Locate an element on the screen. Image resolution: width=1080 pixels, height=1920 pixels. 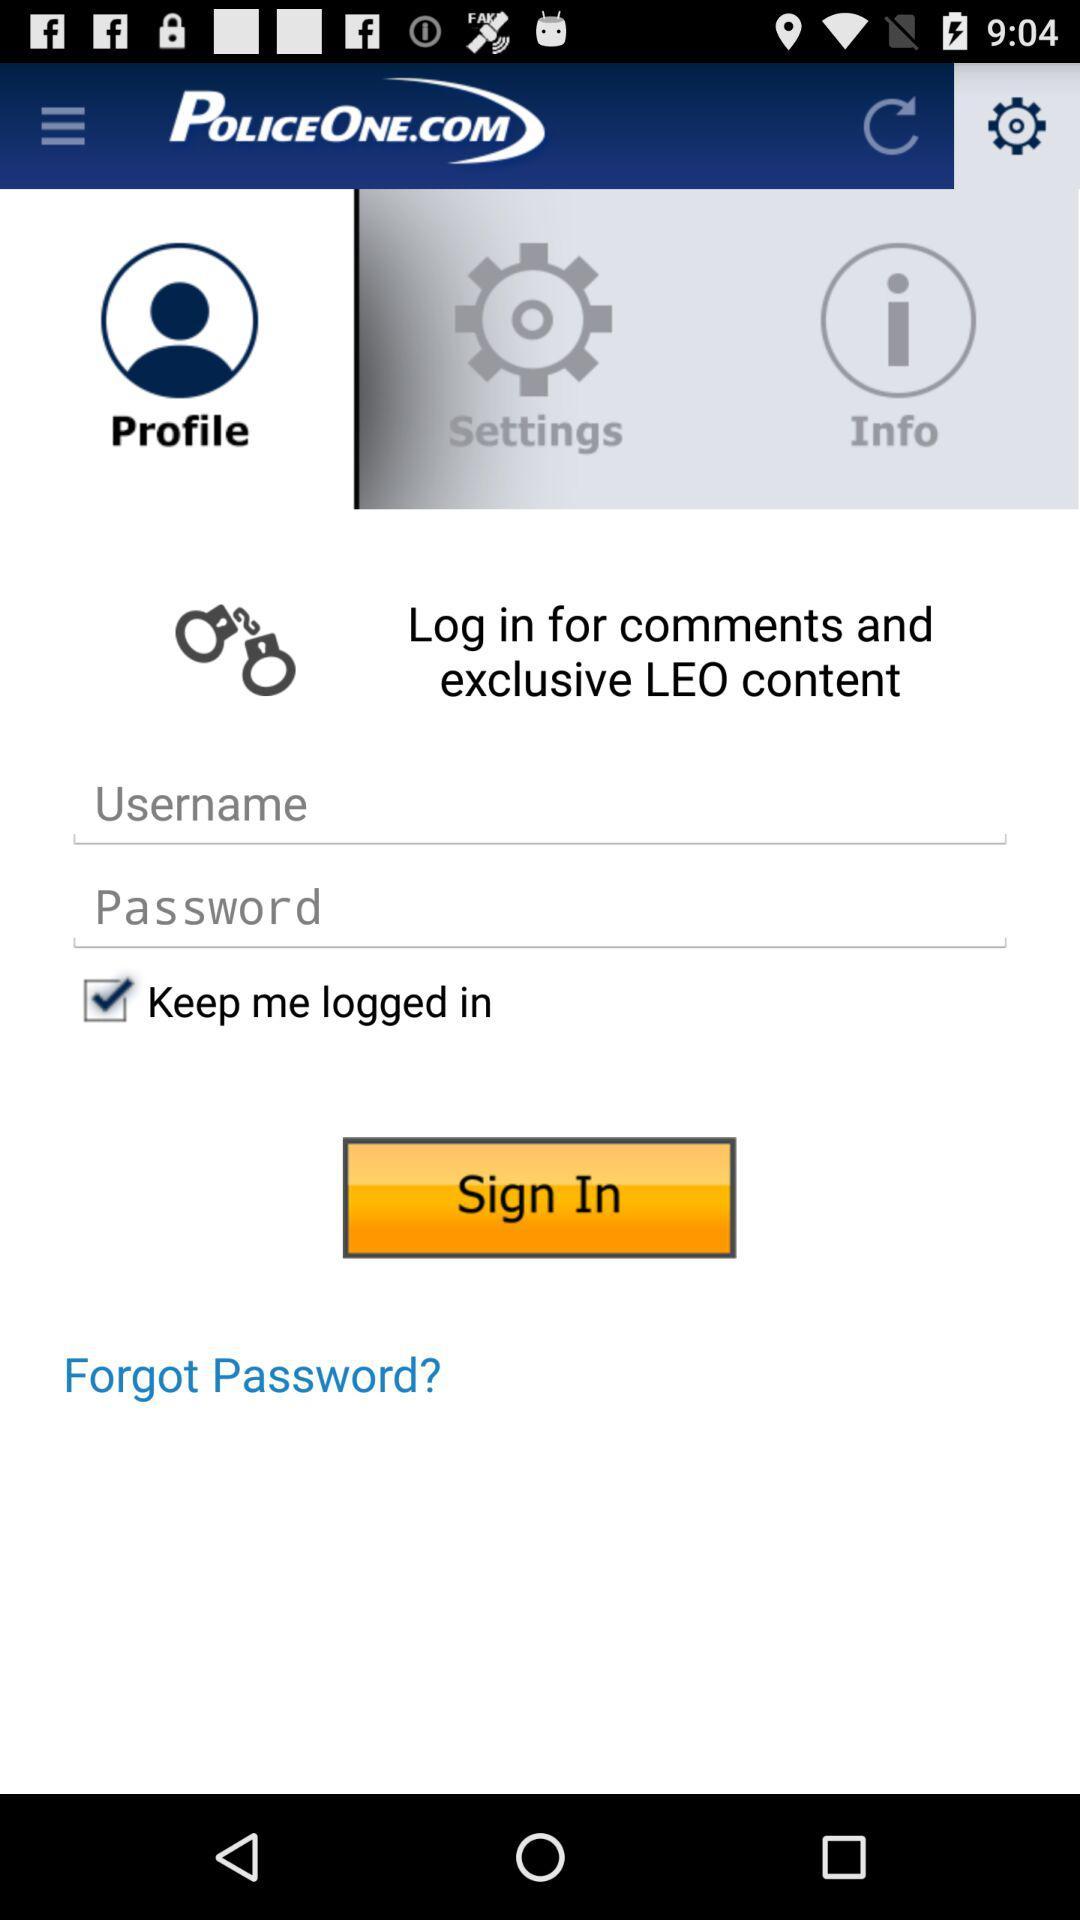
the settings icon is located at coordinates (1017, 133).